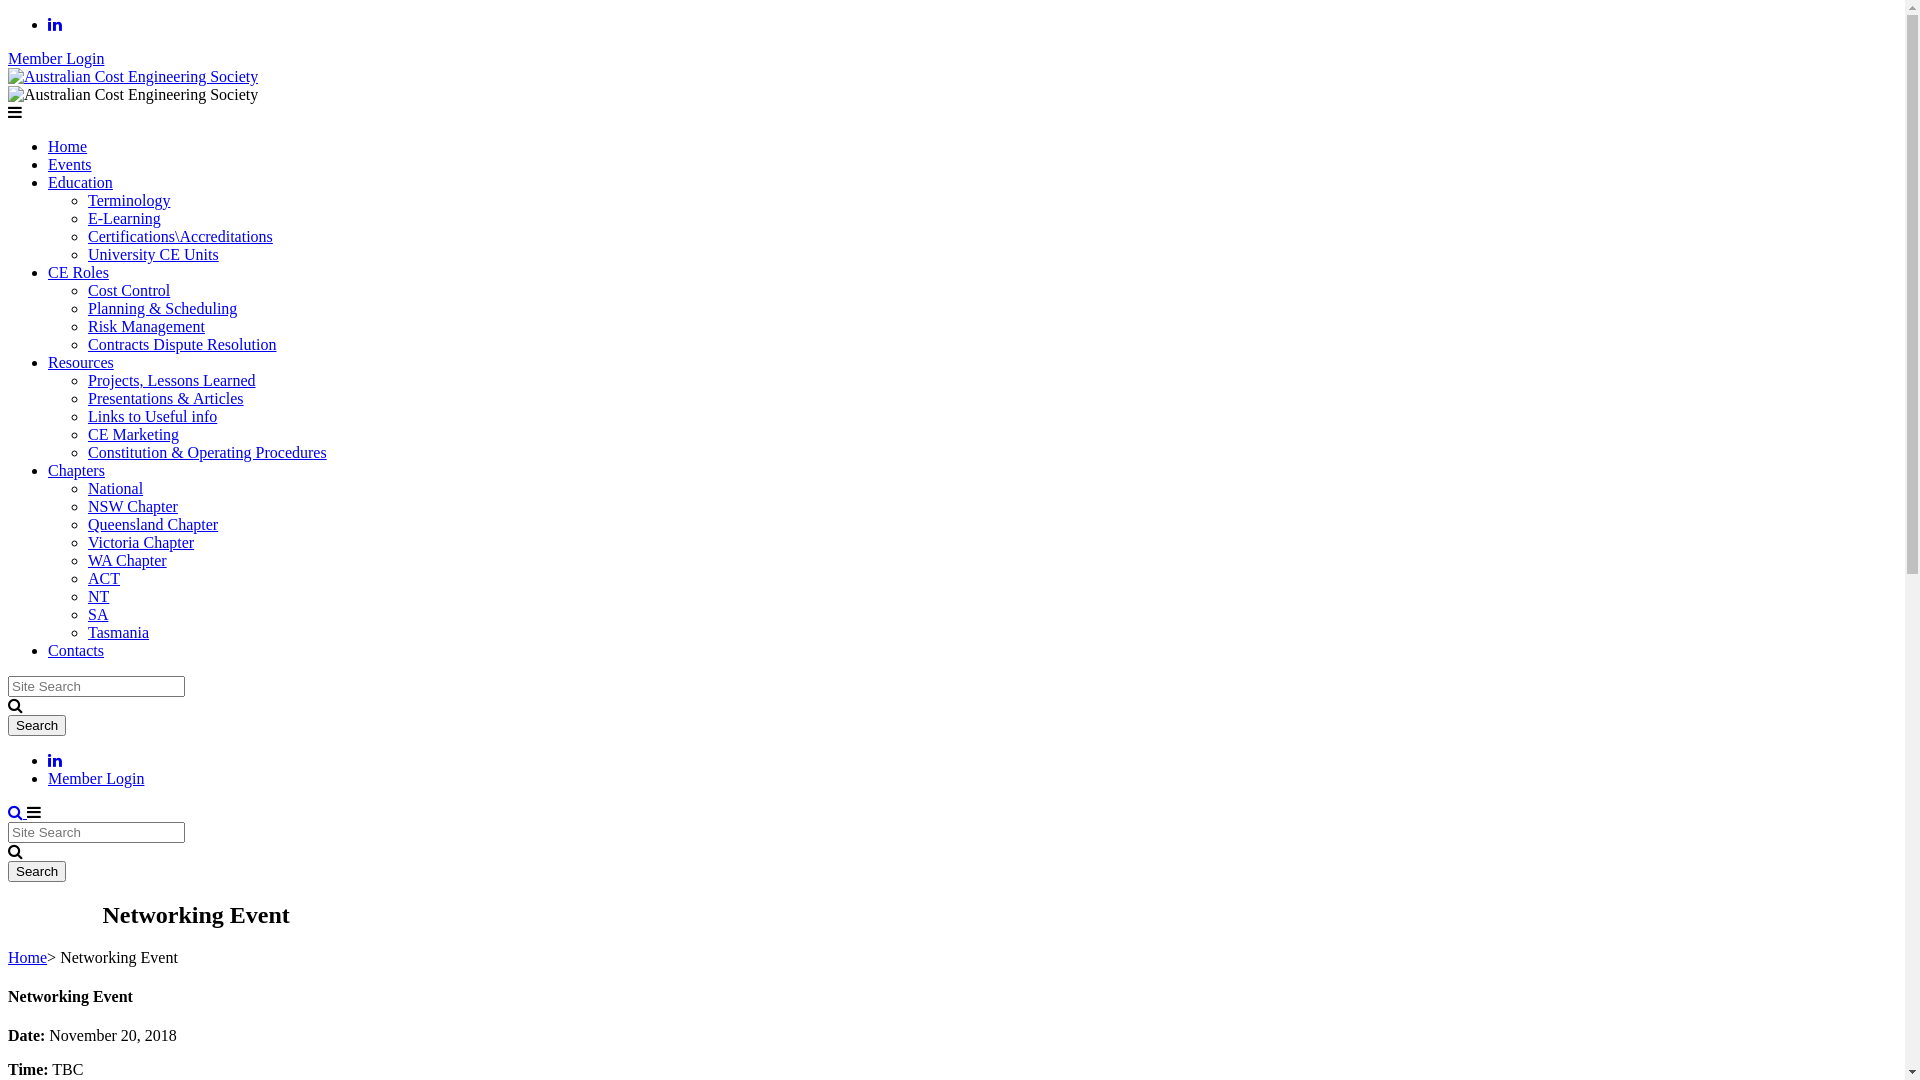 This screenshot has height=1080, width=1920. Describe the element at coordinates (86, 398) in the screenshot. I see `'Presentations & Articles'` at that location.